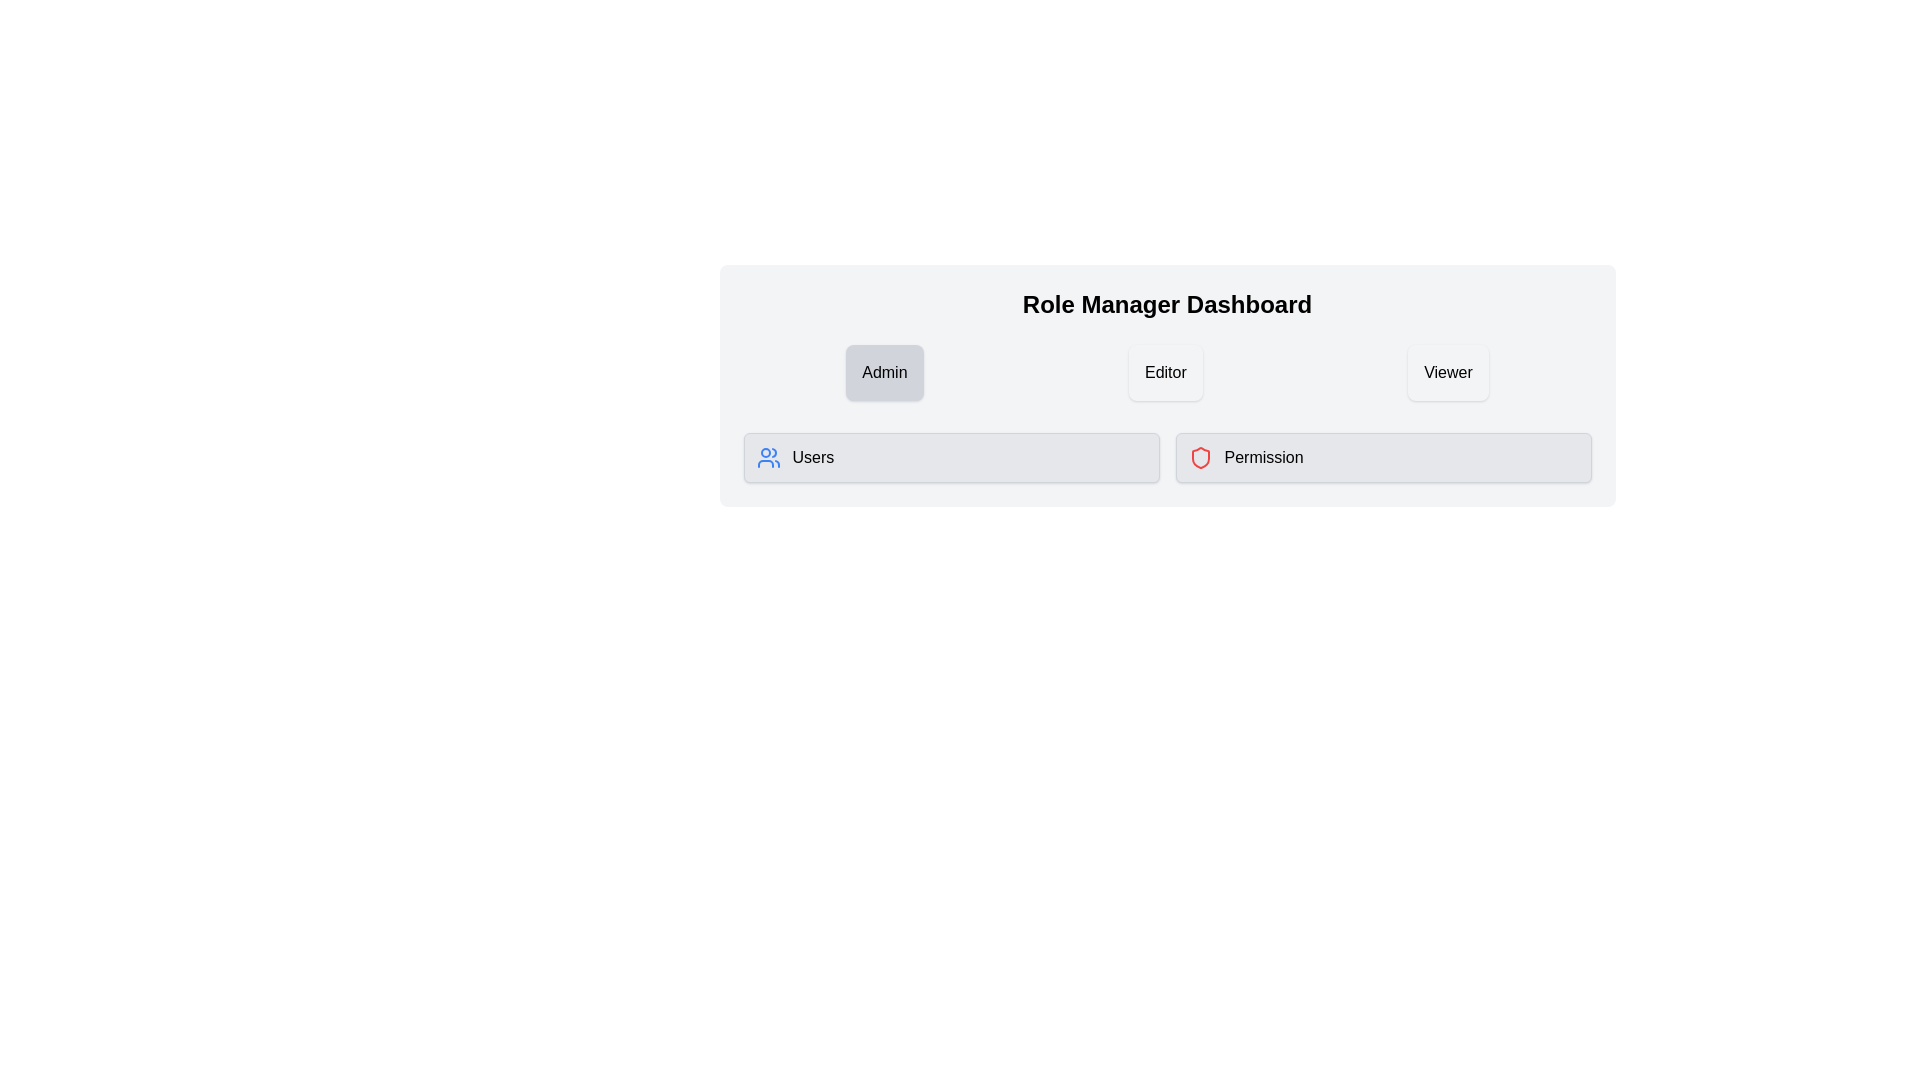  I want to click on the selectable button labeled 'Editor', so click(1165, 373).